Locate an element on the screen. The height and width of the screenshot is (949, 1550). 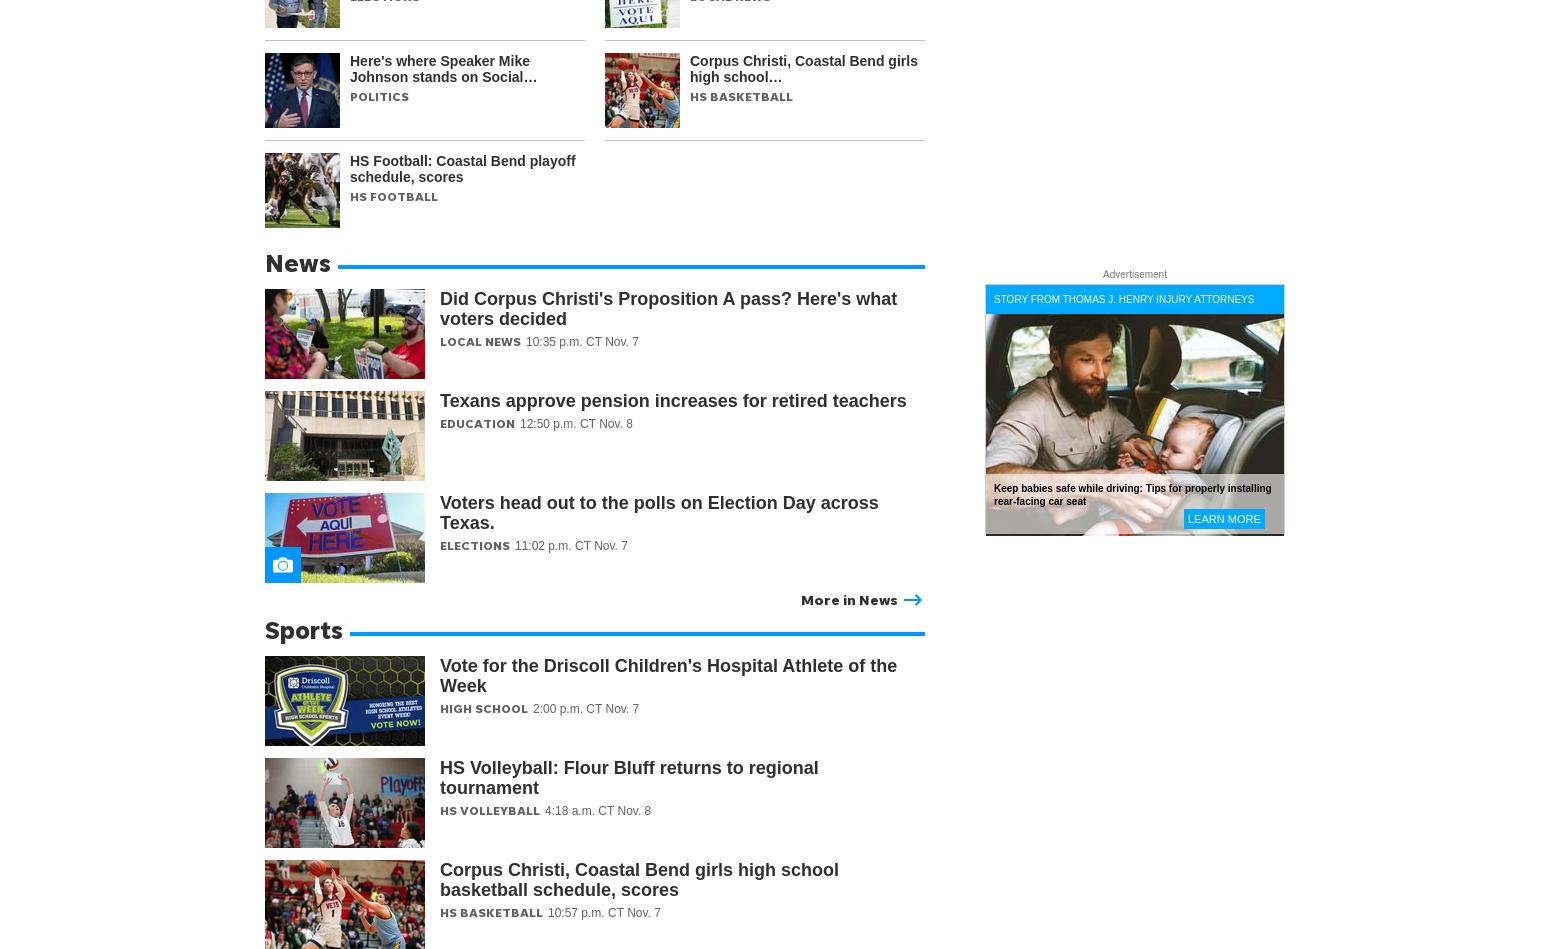
'HS Volleyball: Flour Bluff returns to regional tournament' is located at coordinates (627, 777).